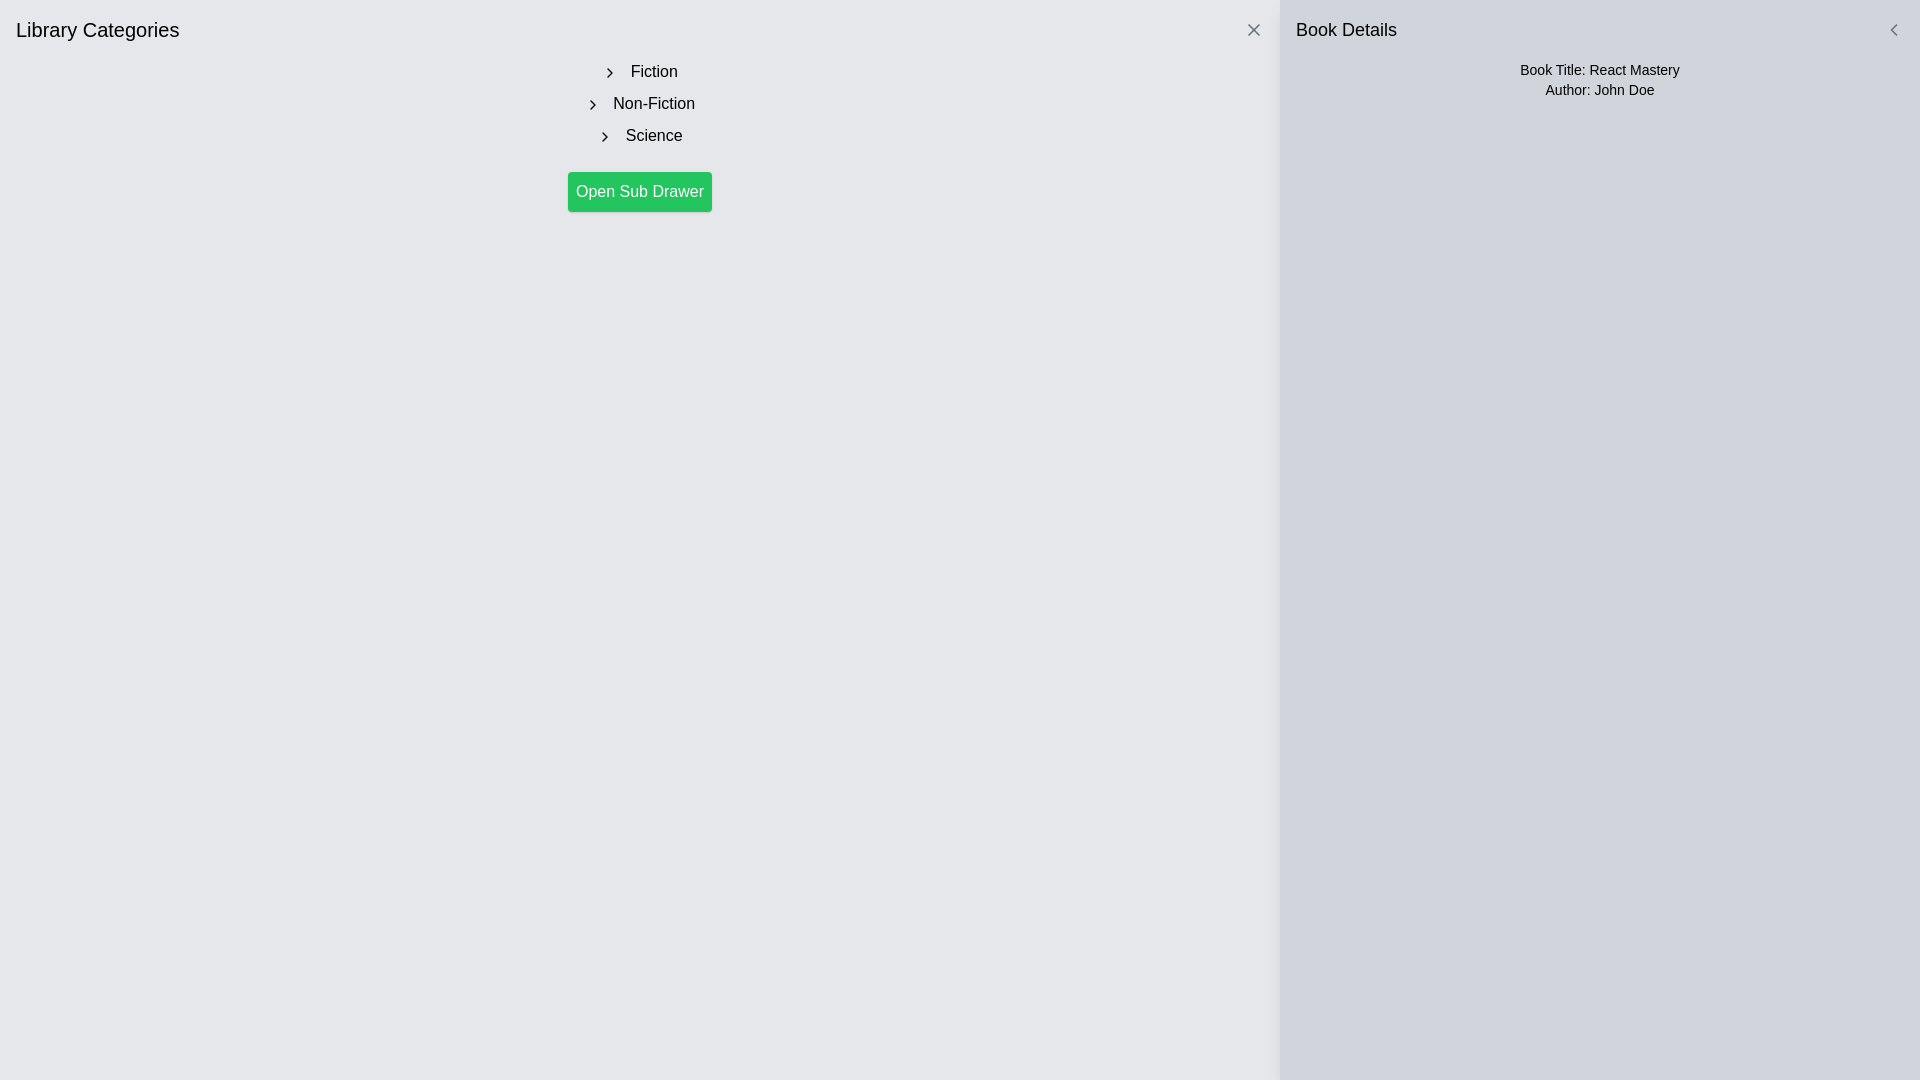 The width and height of the screenshot is (1920, 1080). What do you see at coordinates (638, 192) in the screenshot?
I see `the button located in the middle-left section of the sidebar under the 'Library Categories' header` at bounding box center [638, 192].